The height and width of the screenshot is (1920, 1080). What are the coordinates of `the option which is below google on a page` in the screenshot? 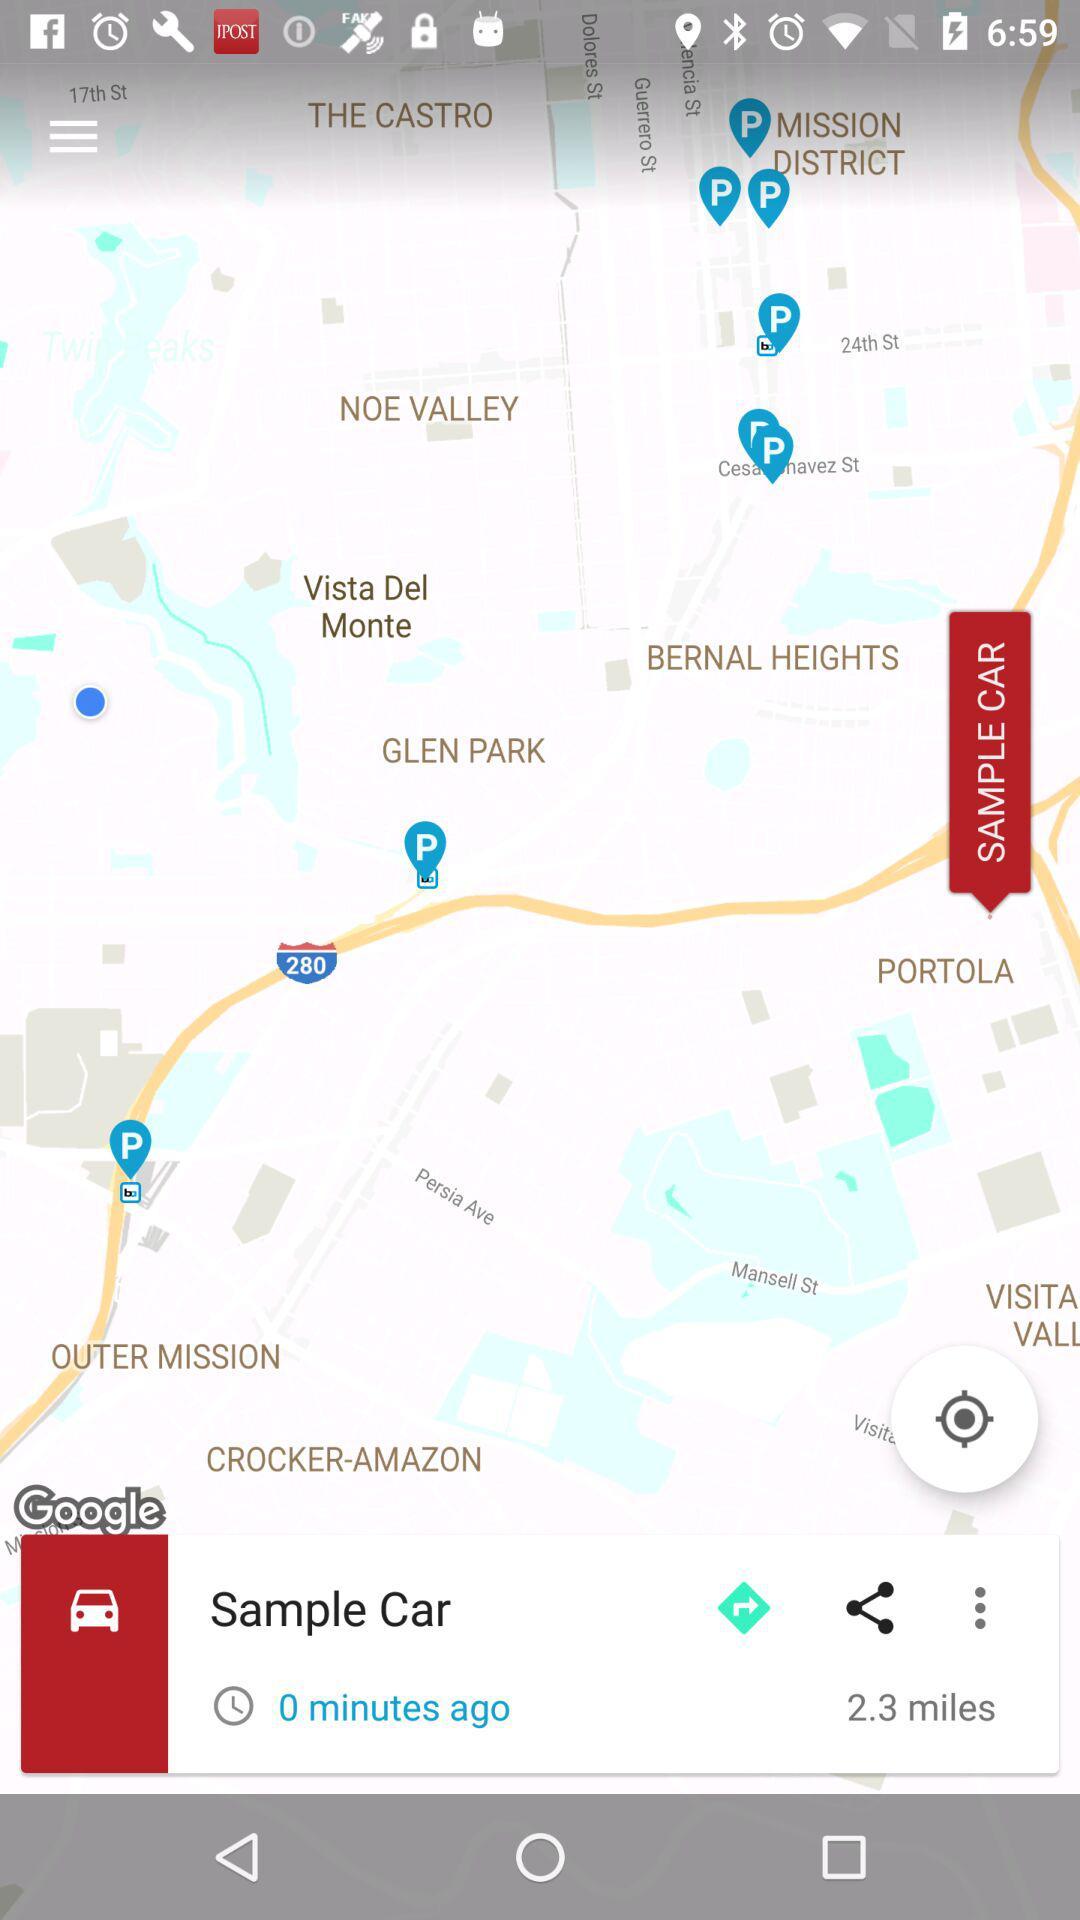 It's located at (540, 1654).